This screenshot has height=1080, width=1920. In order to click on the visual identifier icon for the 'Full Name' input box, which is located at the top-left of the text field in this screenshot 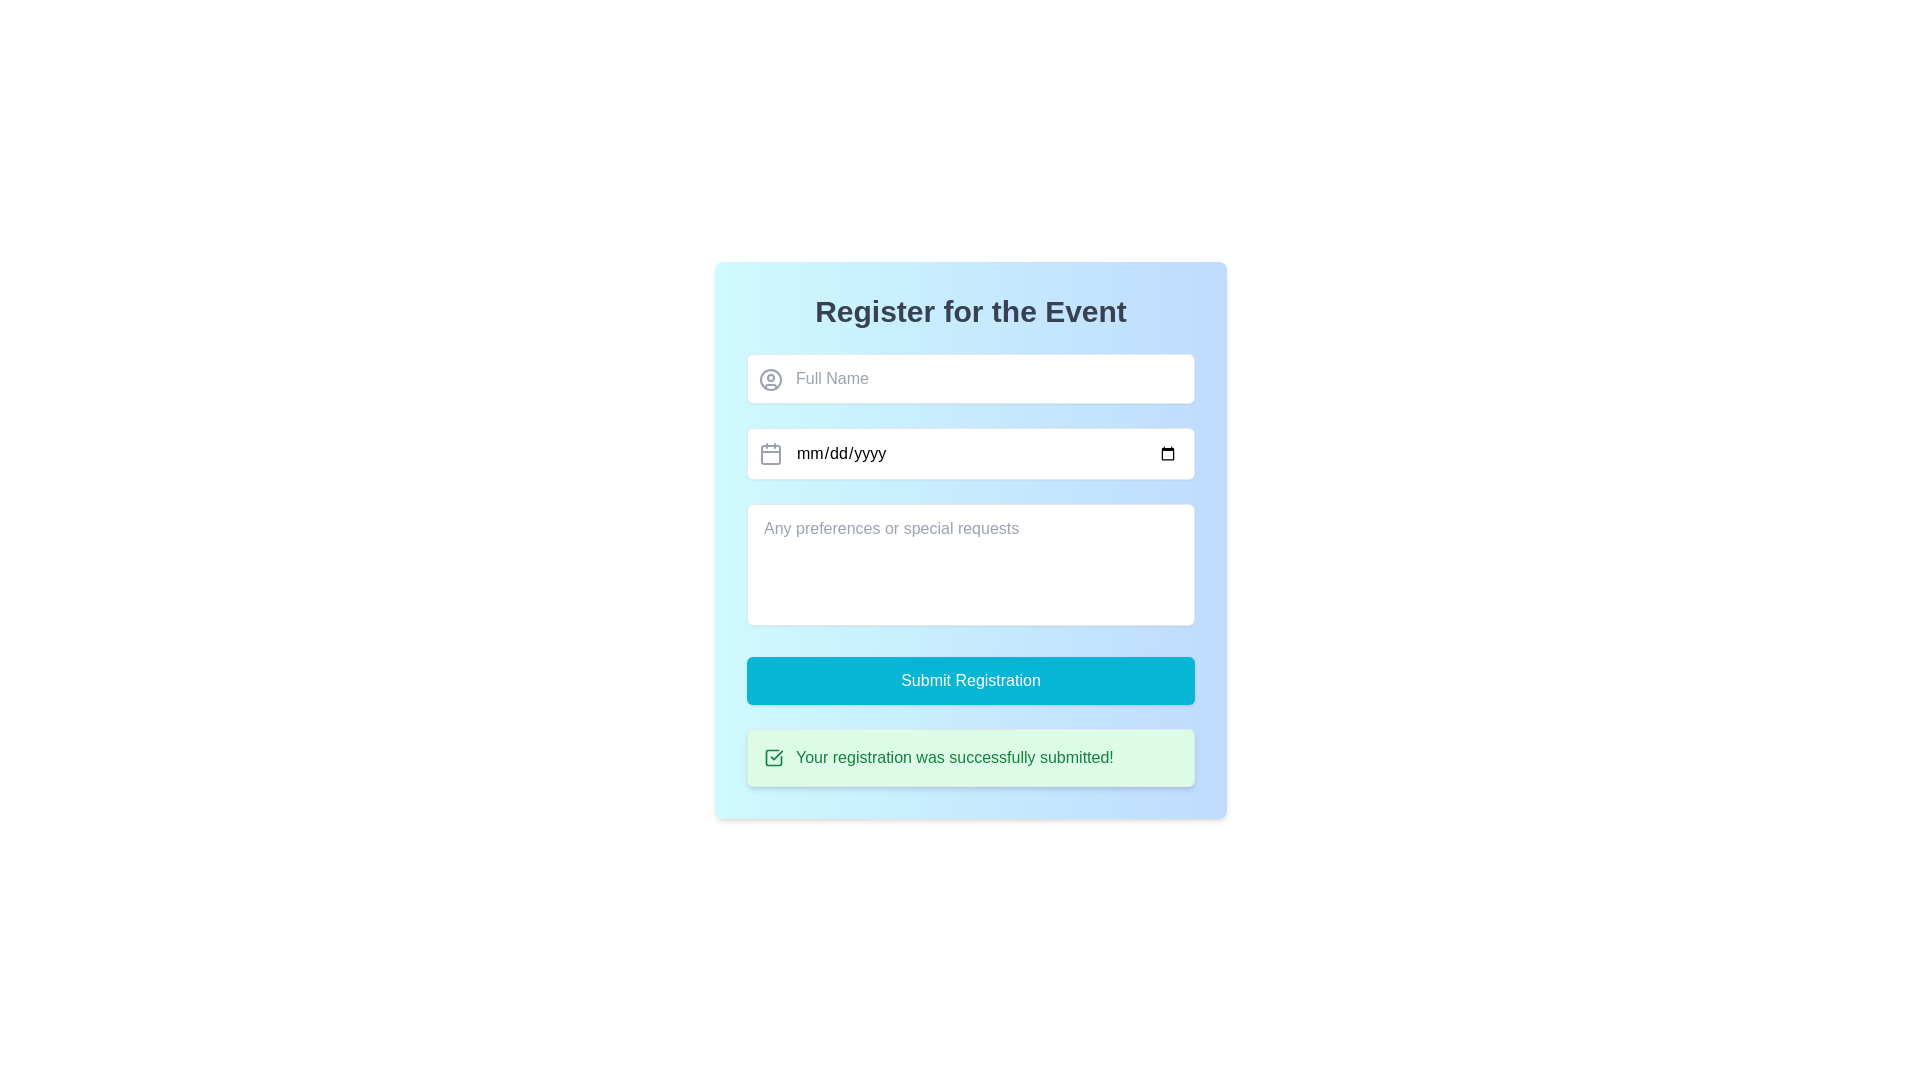, I will do `click(770, 380)`.